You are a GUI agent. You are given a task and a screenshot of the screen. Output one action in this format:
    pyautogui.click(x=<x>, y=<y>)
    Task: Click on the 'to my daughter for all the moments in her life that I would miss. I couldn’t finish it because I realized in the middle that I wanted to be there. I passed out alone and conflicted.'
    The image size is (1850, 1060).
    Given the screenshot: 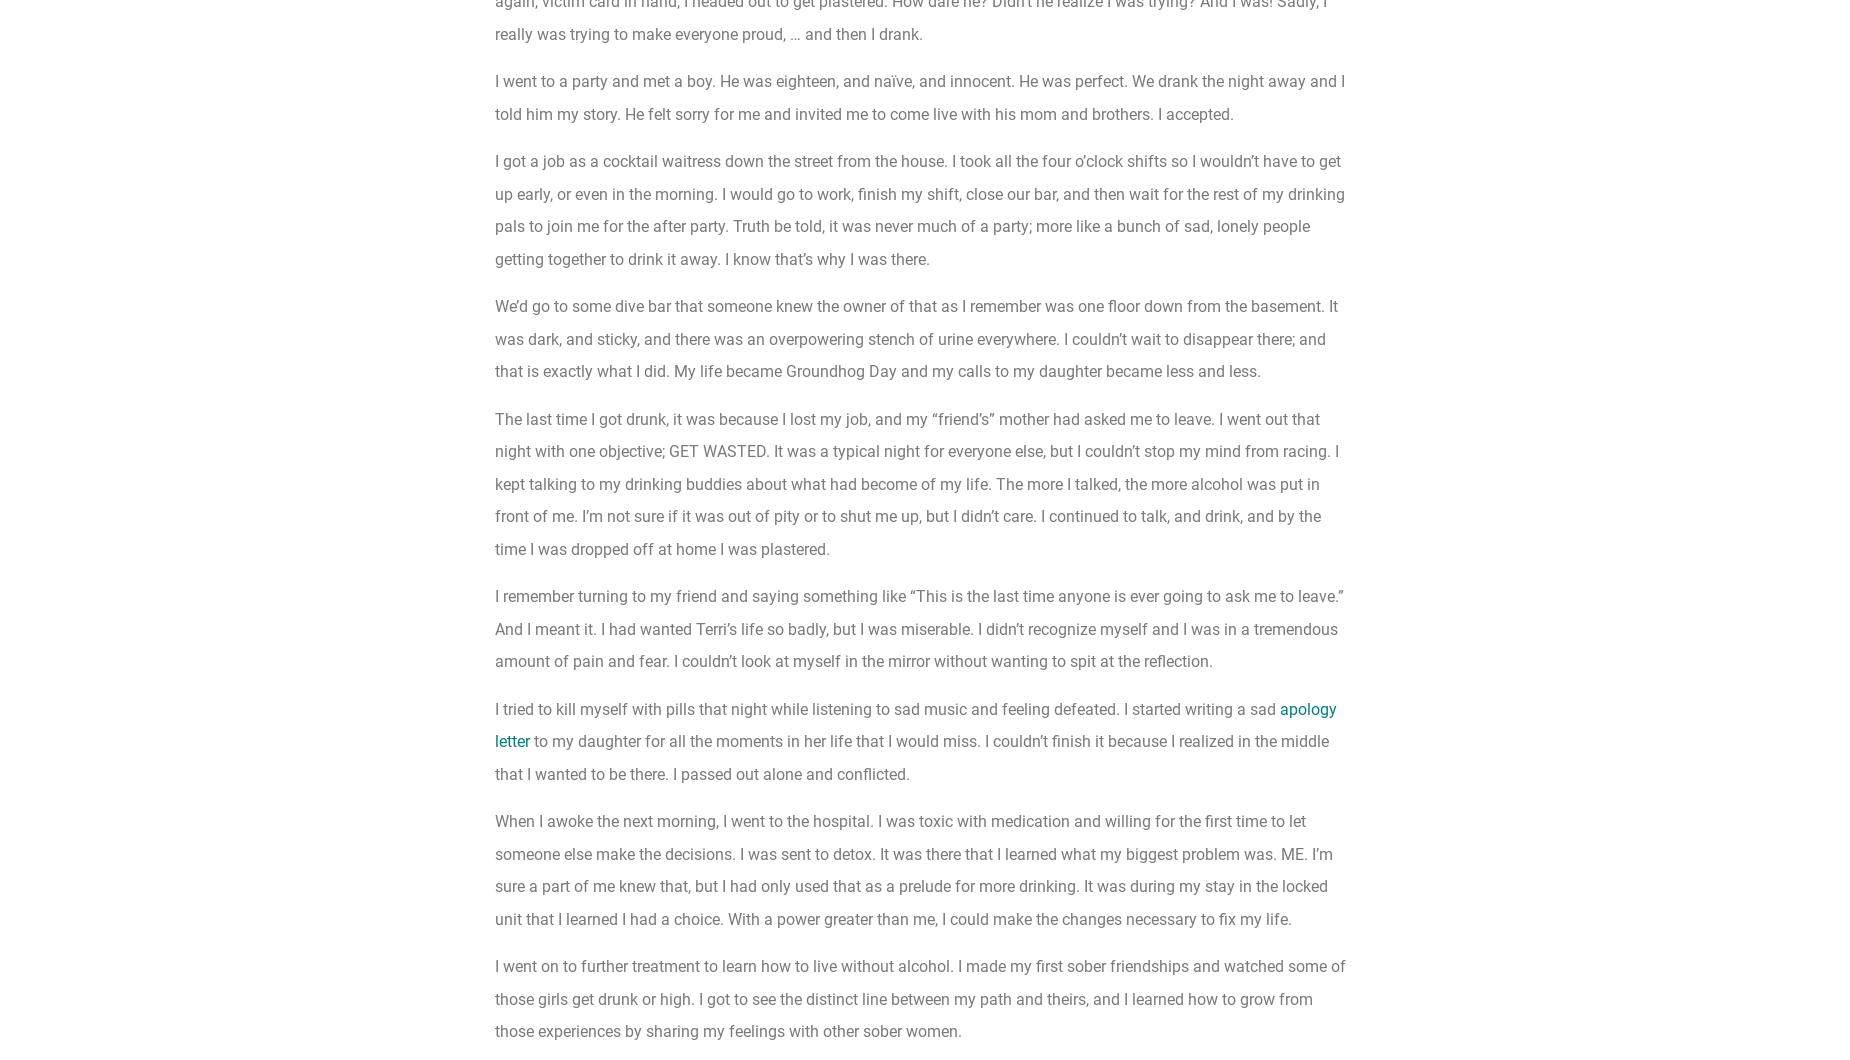 What is the action you would take?
    pyautogui.click(x=912, y=756)
    